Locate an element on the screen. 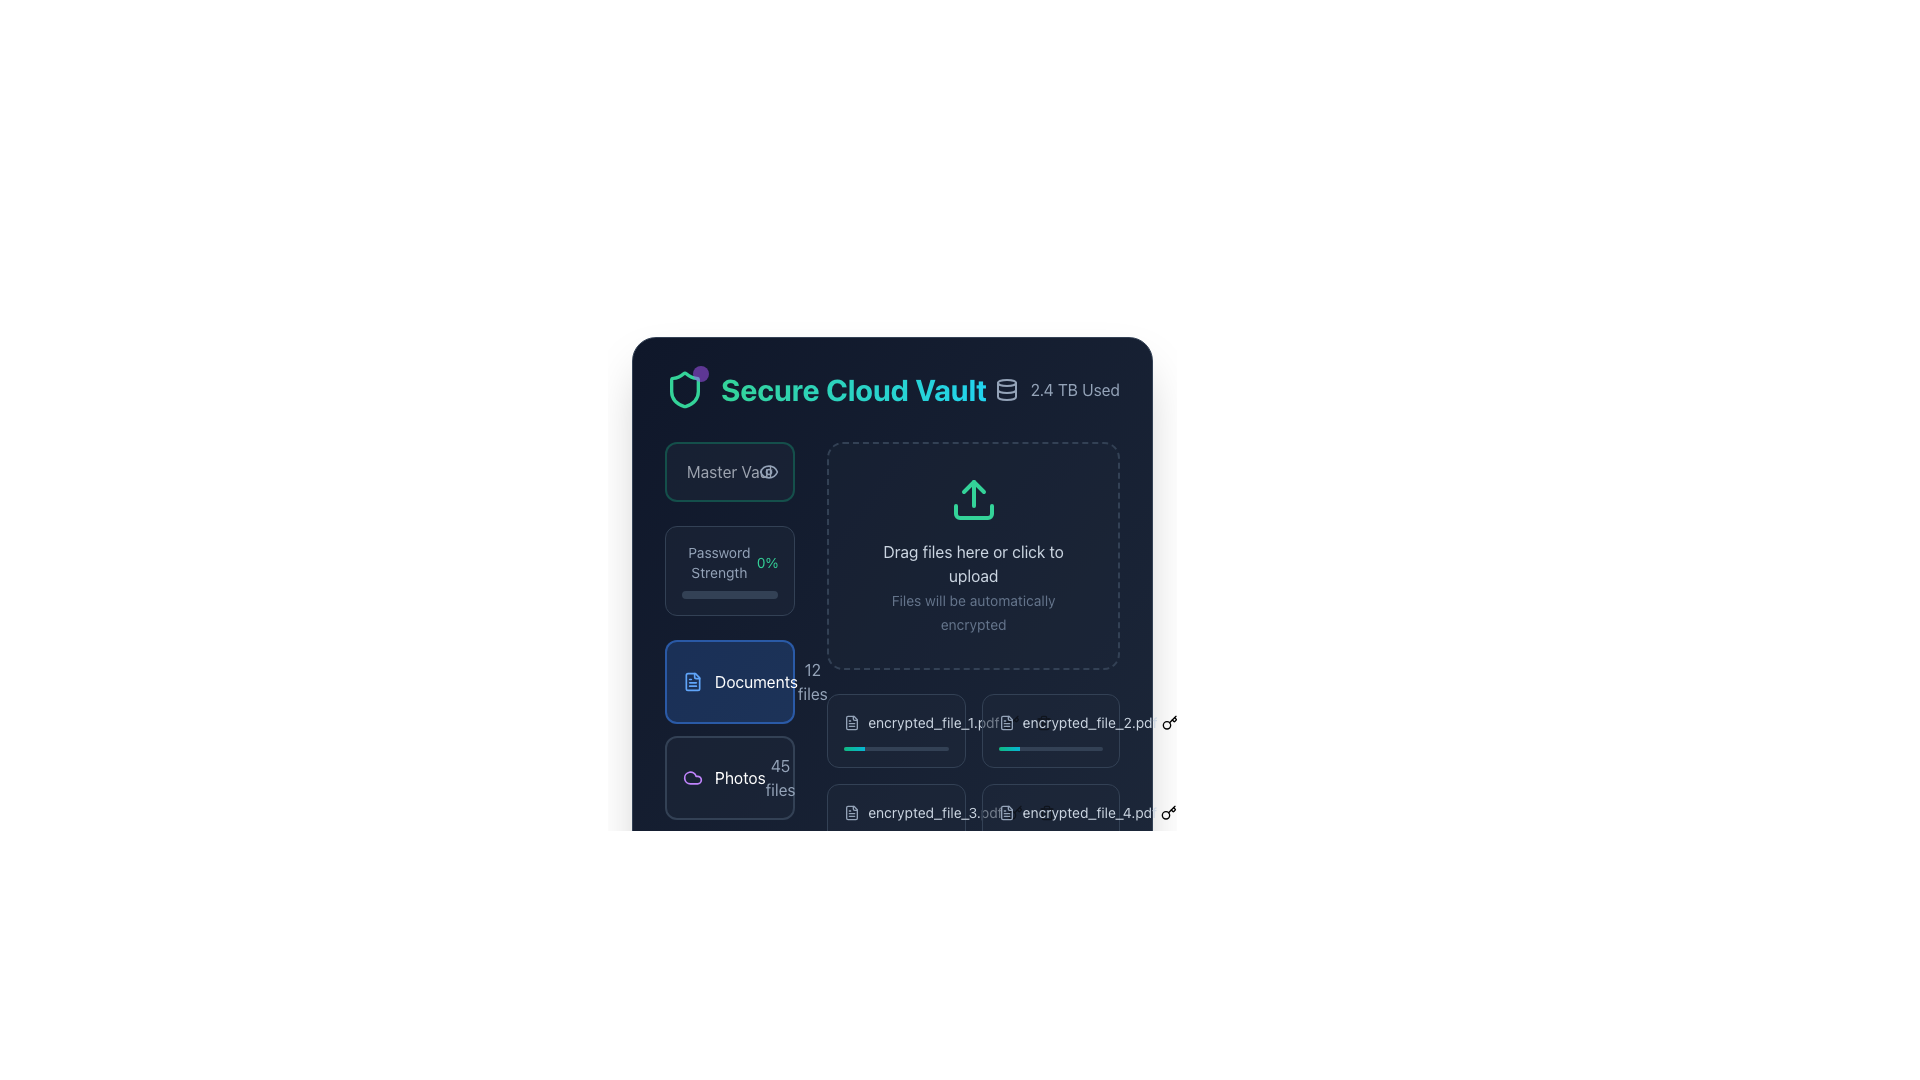 Image resolution: width=1920 pixels, height=1080 pixels. the 'Documents' button, which is the first entry in the folder list within the vertical sidebar on the left, featuring a document file icon and white text against a dark background is located at coordinates (739, 681).